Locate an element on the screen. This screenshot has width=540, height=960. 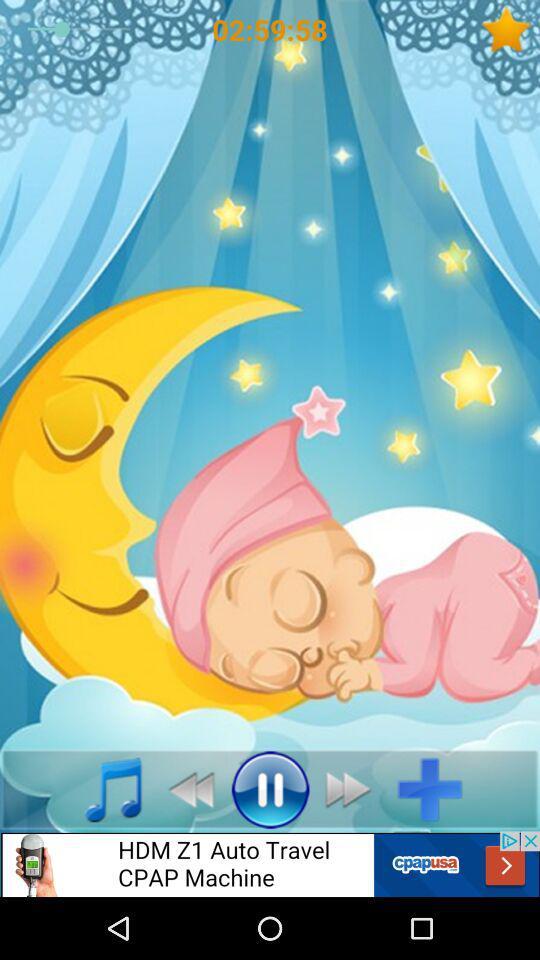
the pause icon is located at coordinates (270, 789).